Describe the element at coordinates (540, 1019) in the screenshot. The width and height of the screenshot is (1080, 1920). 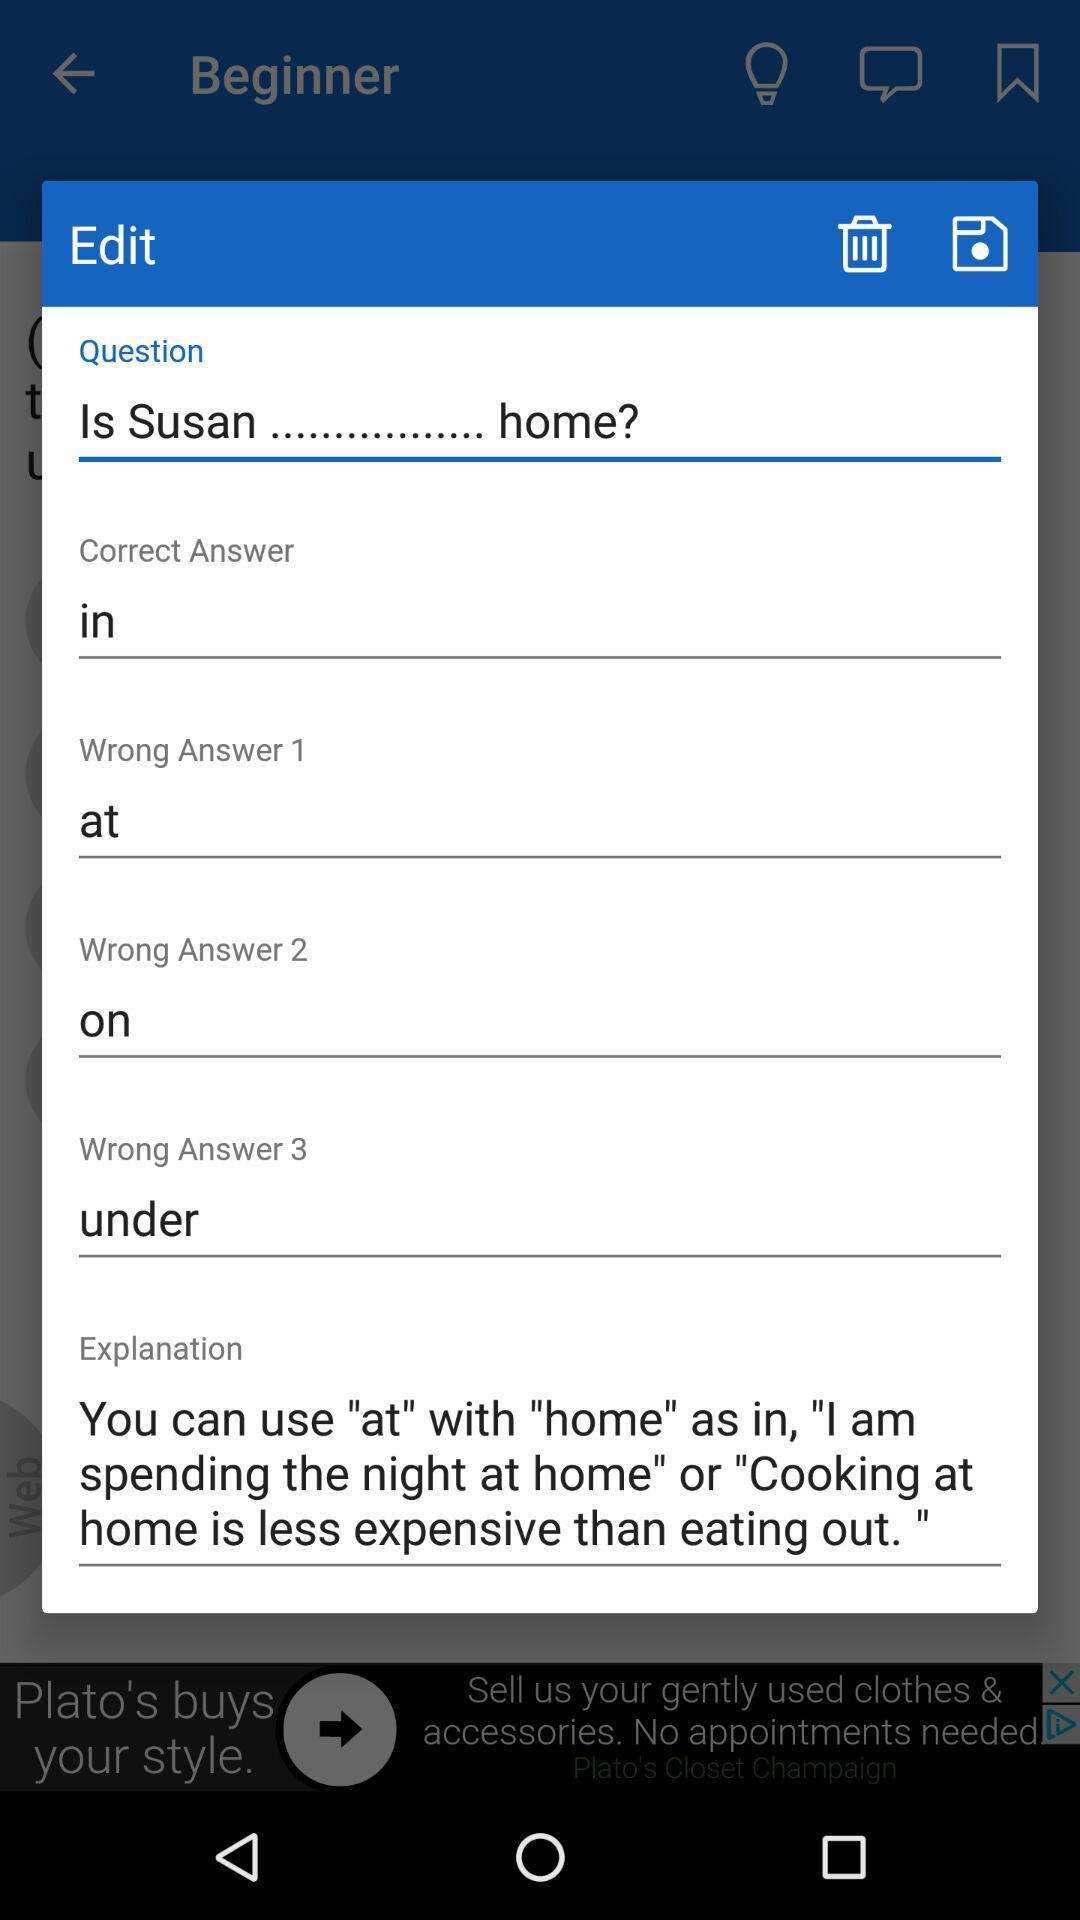
I see `the icon above the under icon` at that location.